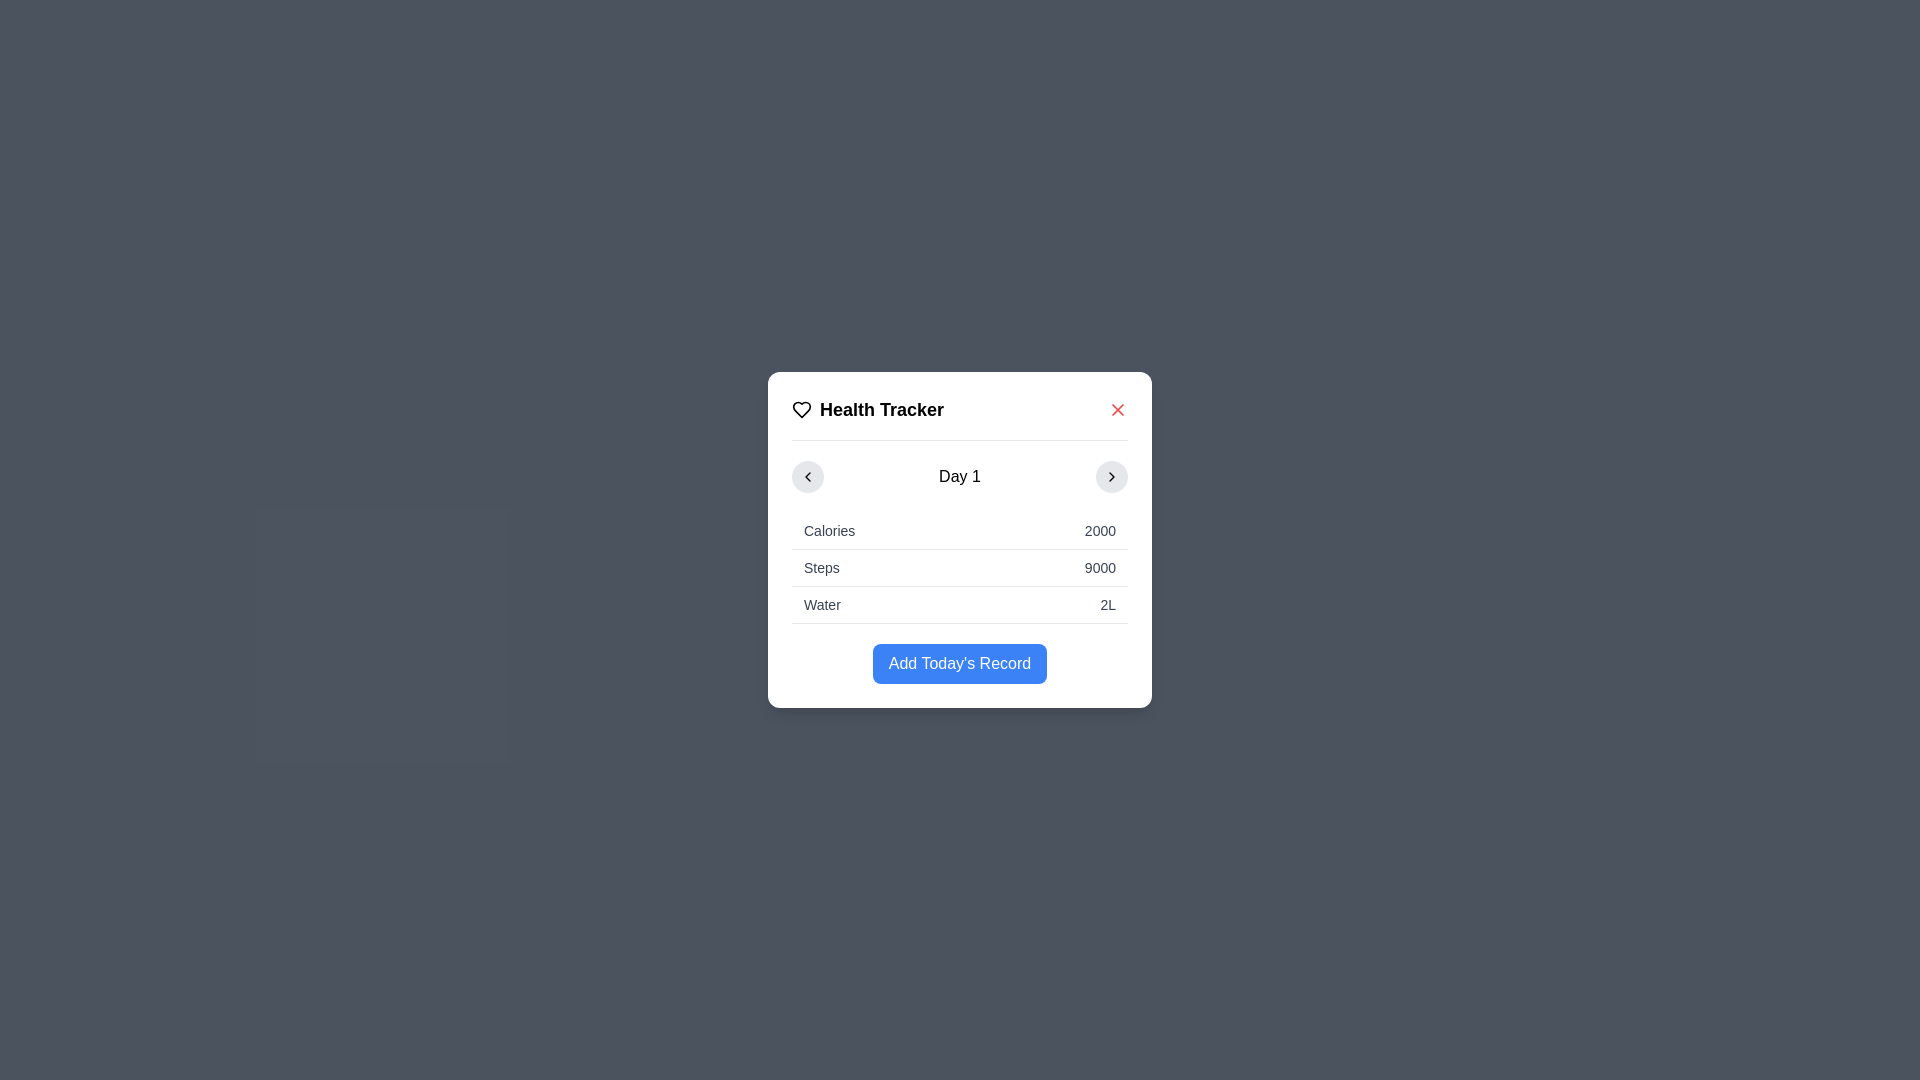 Image resolution: width=1920 pixels, height=1080 pixels. What do you see at coordinates (829, 530) in the screenshot?
I see `the Text label indicating caloric intake data in the Health Tracker card, located to the left of the value '2000'` at bounding box center [829, 530].